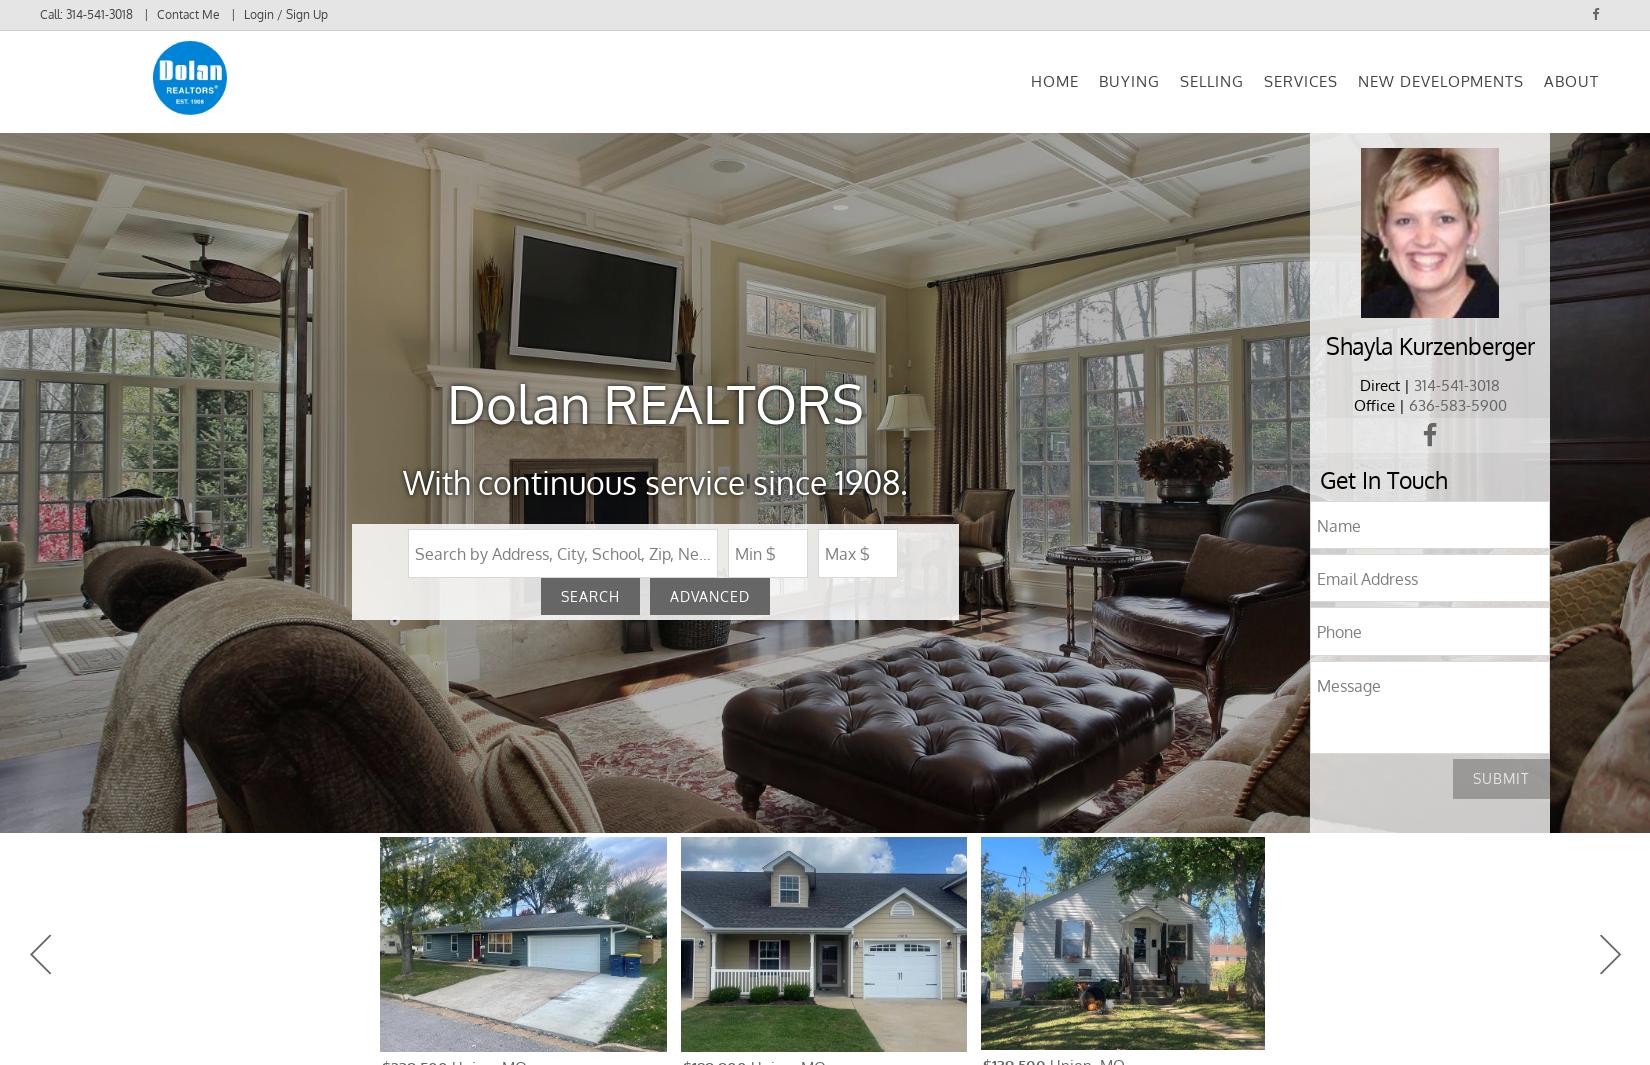 The width and height of the screenshot is (1650, 1065). I want to click on 'Advanced', so click(708, 621).